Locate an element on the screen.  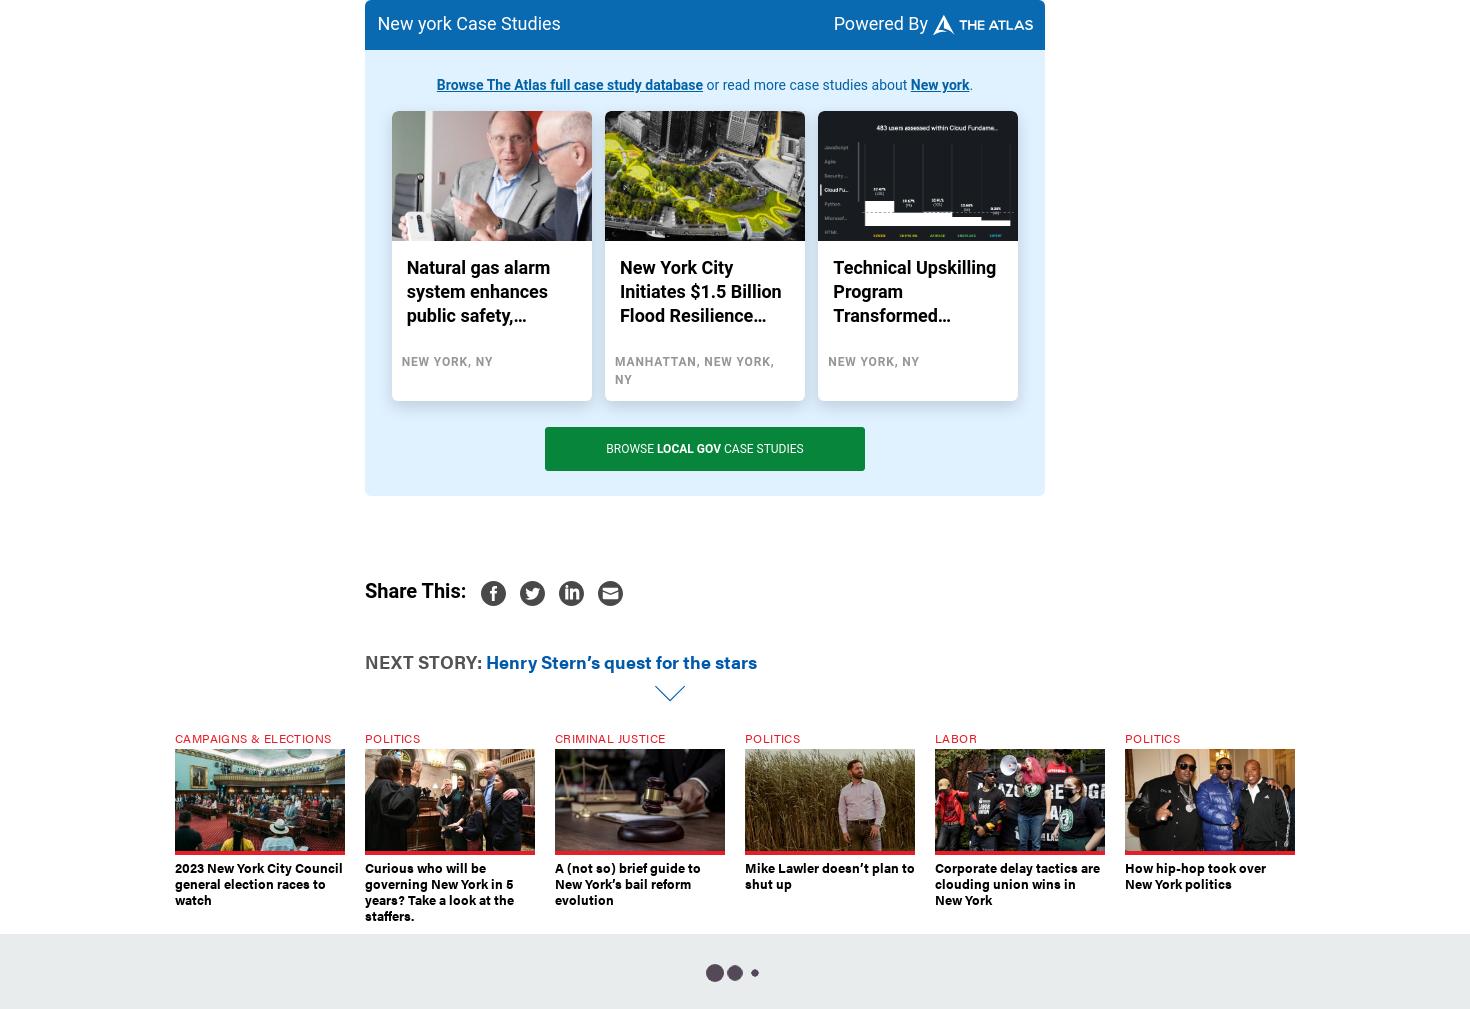
'Curious who will be governing New York in 5 years? Take a look at the staffers.' is located at coordinates (438, 890).